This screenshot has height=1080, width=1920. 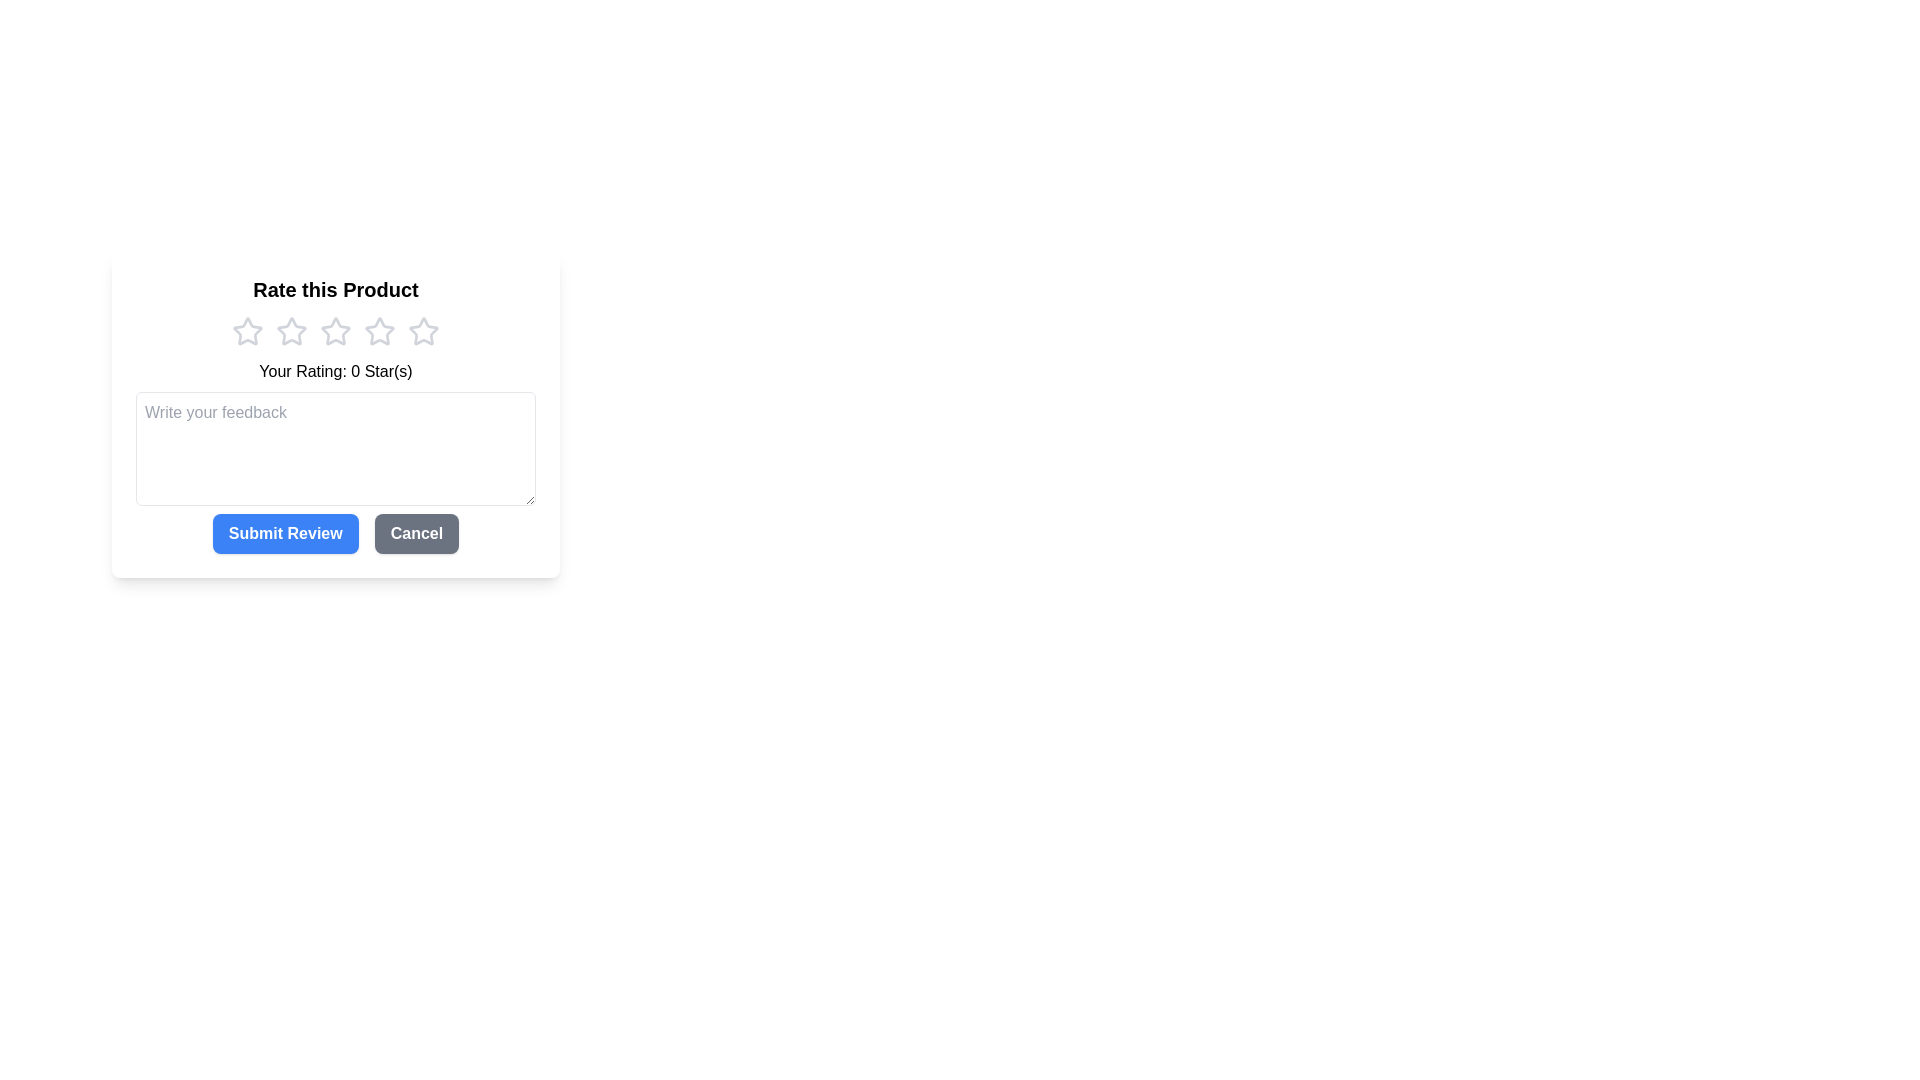 What do you see at coordinates (336, 330) in the screenshot?
I see `the third star icon in the unrated rating system located below the 'Rate this Product' text to indicate interaction` at bounding box center [336, 330].